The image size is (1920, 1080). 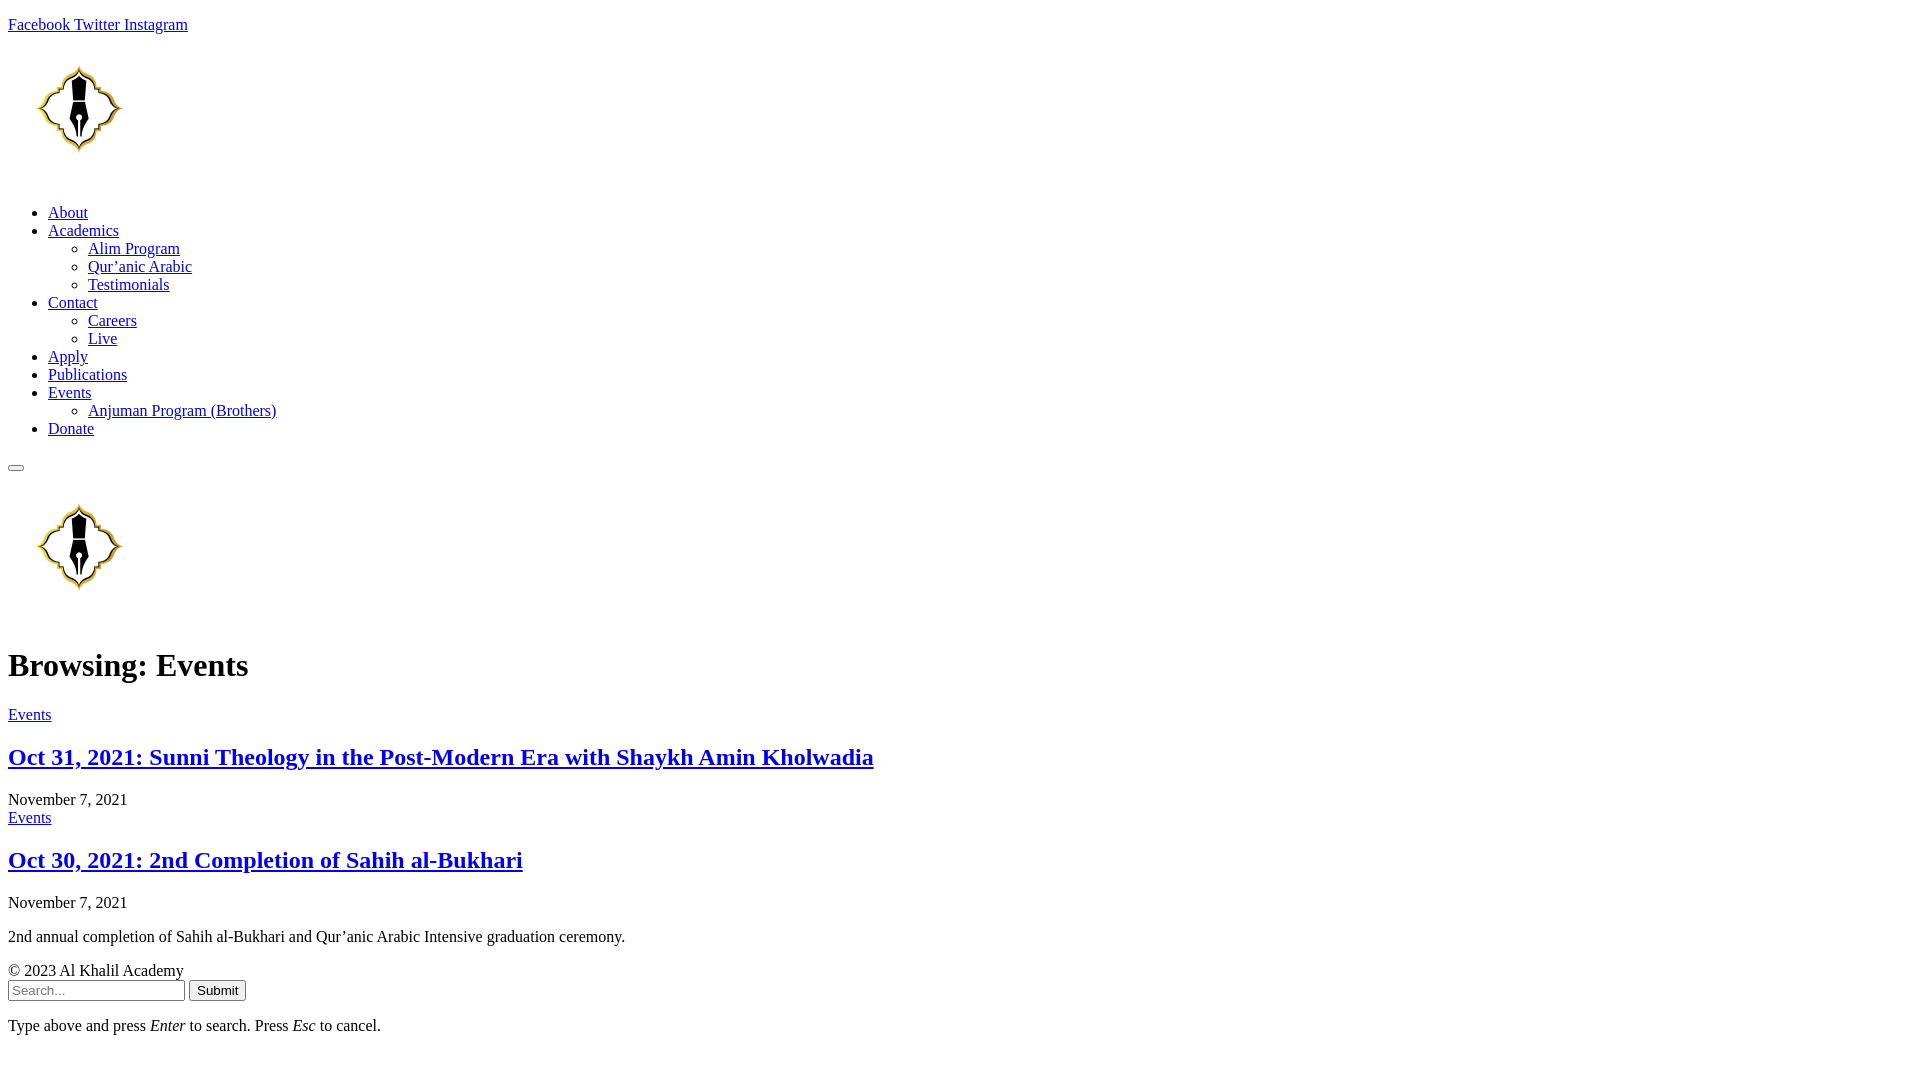 I want to click on 'Oct 30, 2021: 2nd Completion of Sahih al-Bukhari', so click(x=264, y=859).